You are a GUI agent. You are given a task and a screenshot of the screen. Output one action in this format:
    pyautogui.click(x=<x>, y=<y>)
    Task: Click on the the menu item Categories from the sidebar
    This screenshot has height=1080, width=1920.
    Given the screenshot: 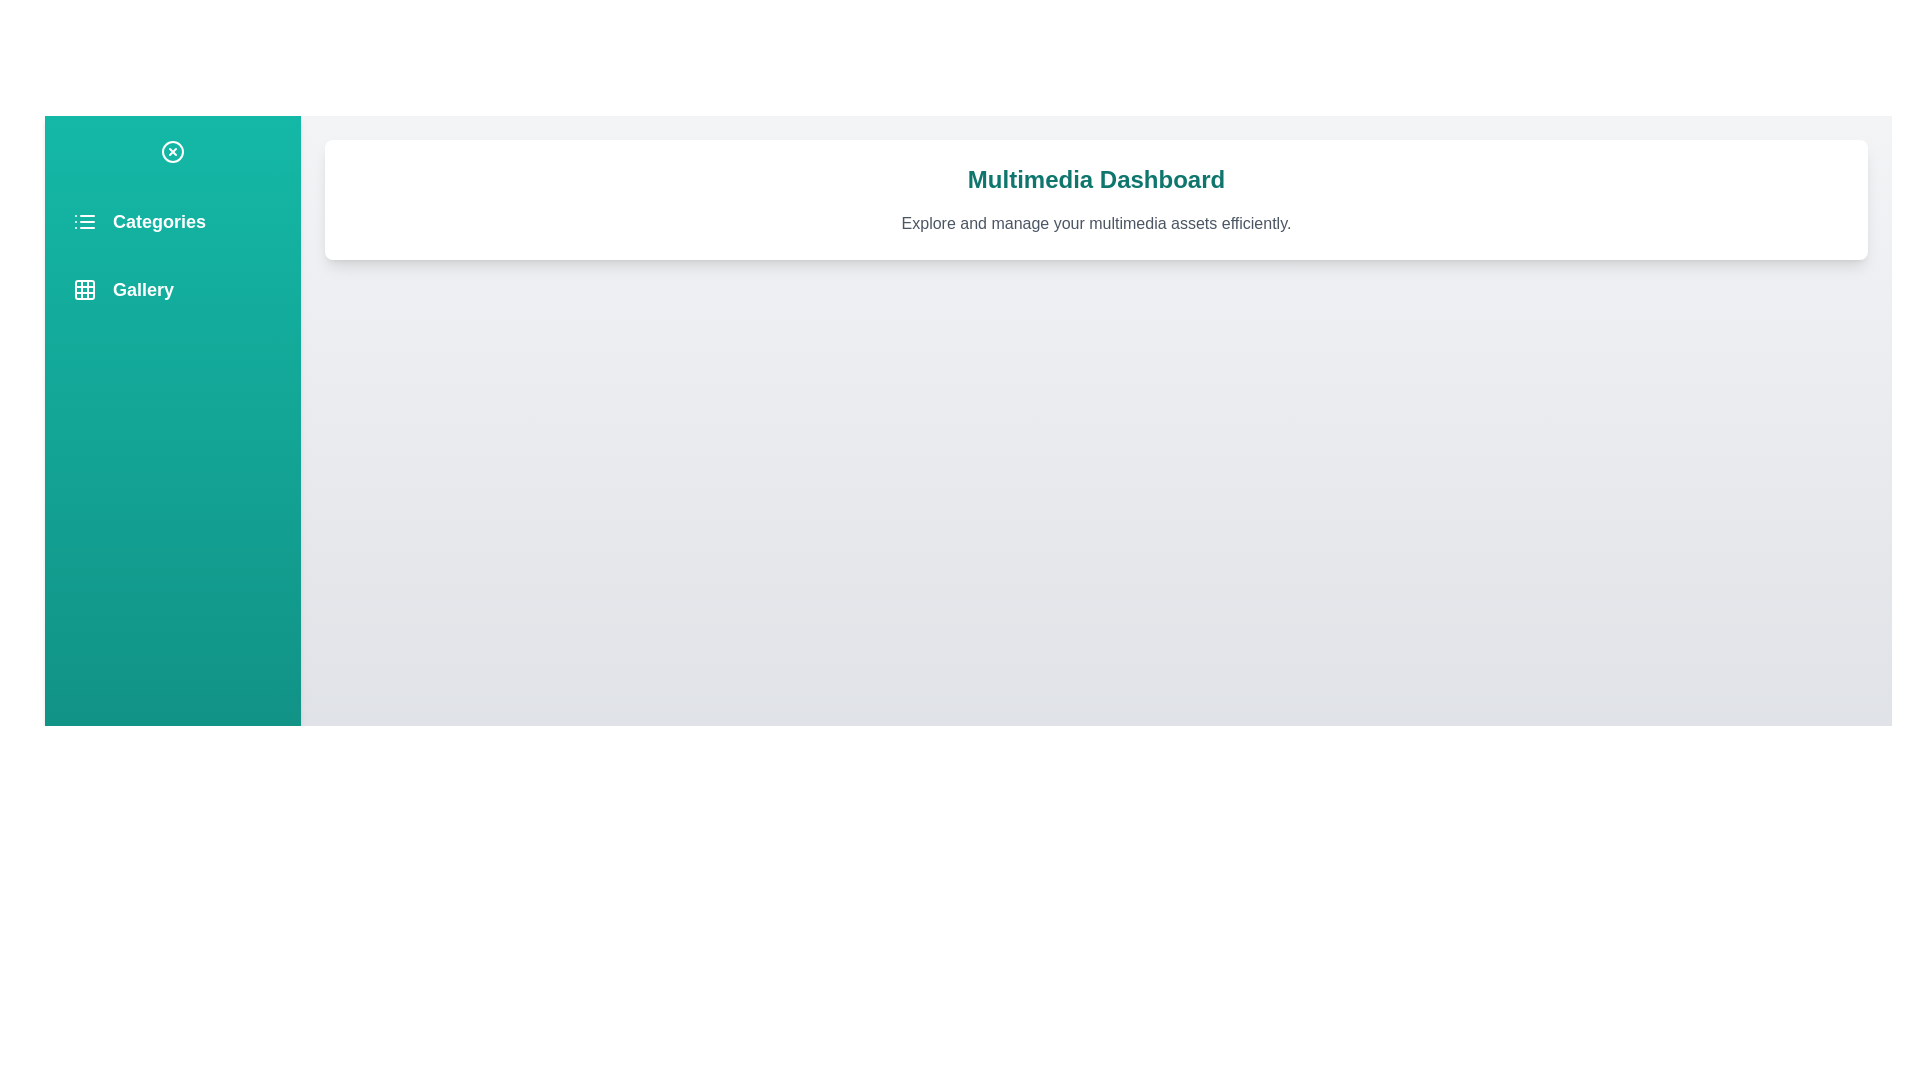 What is the action you would take?
    pyautogui.click(x=172, y=222)
    